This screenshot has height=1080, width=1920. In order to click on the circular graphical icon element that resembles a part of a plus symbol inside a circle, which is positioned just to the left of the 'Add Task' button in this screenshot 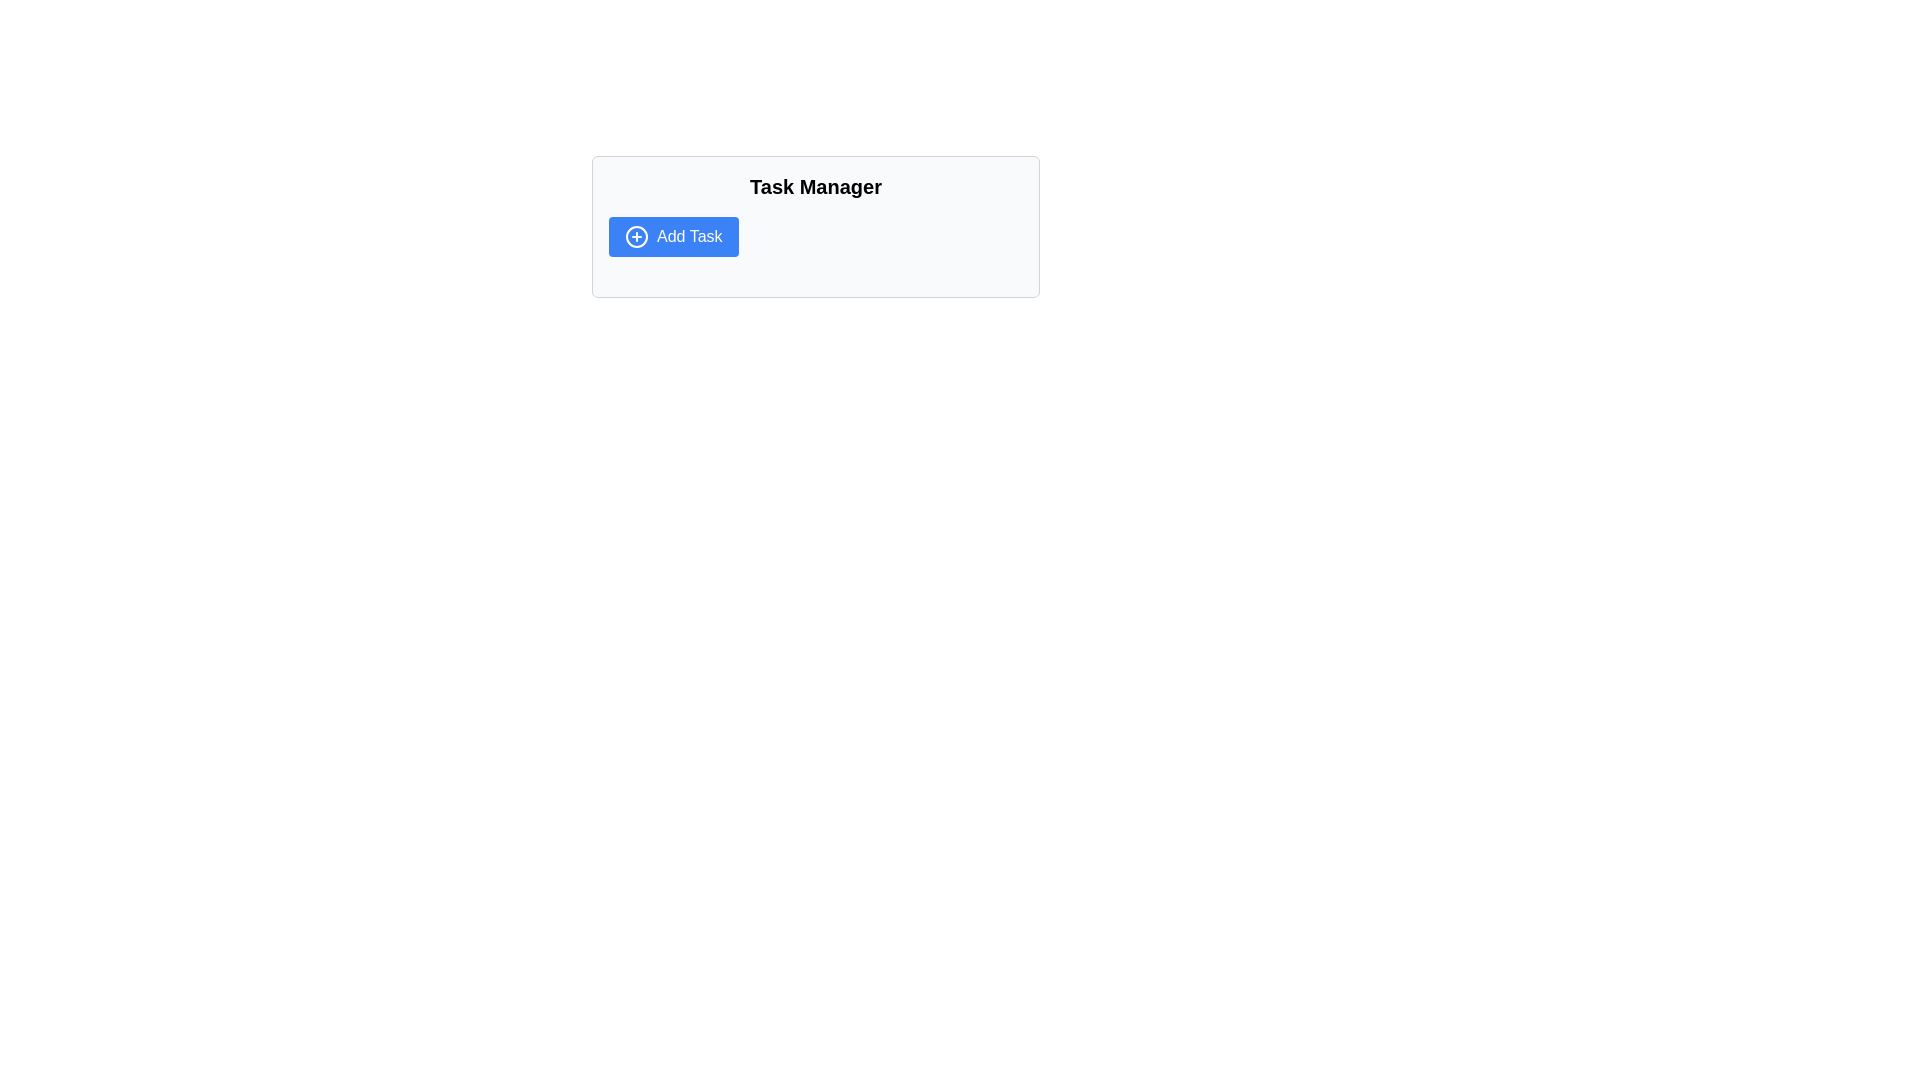, I will do `click(636, 235)`.